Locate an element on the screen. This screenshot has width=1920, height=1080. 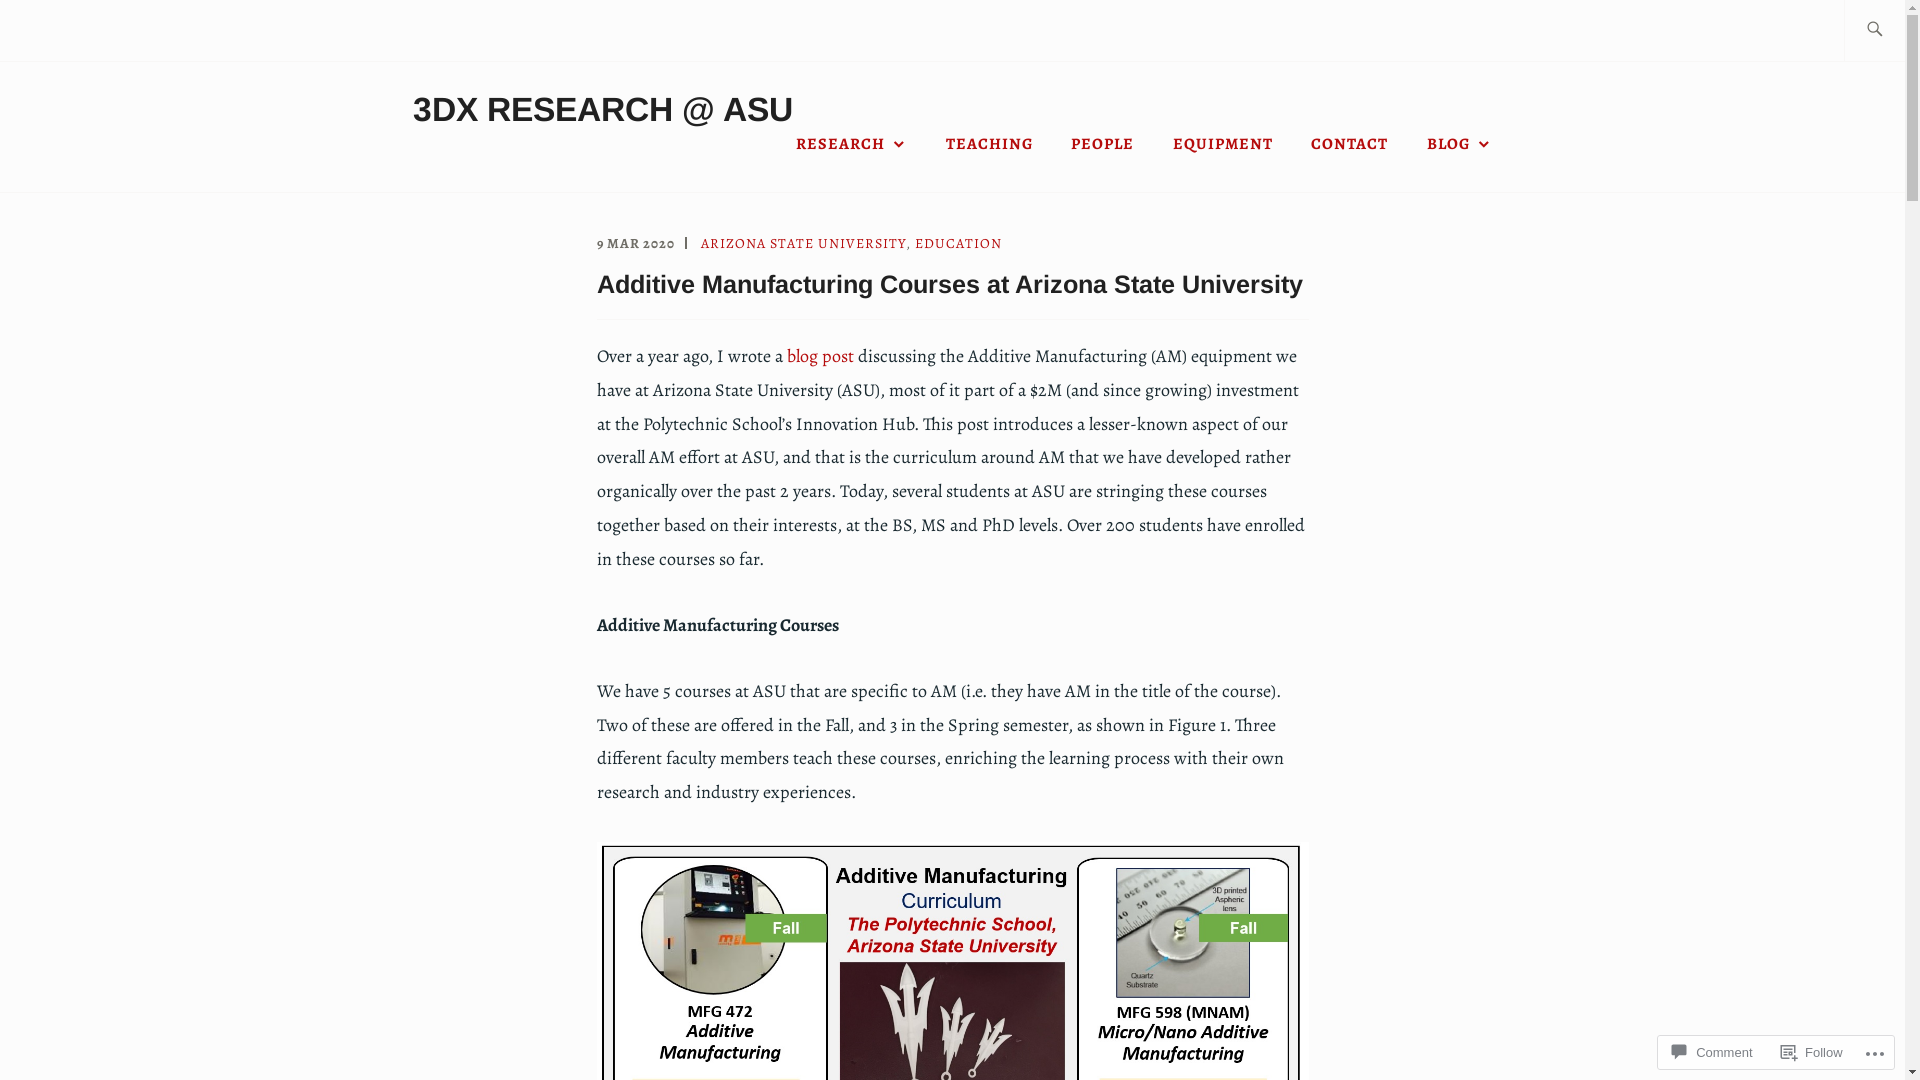
'Follow' is located at coordinates (1812, 1051).